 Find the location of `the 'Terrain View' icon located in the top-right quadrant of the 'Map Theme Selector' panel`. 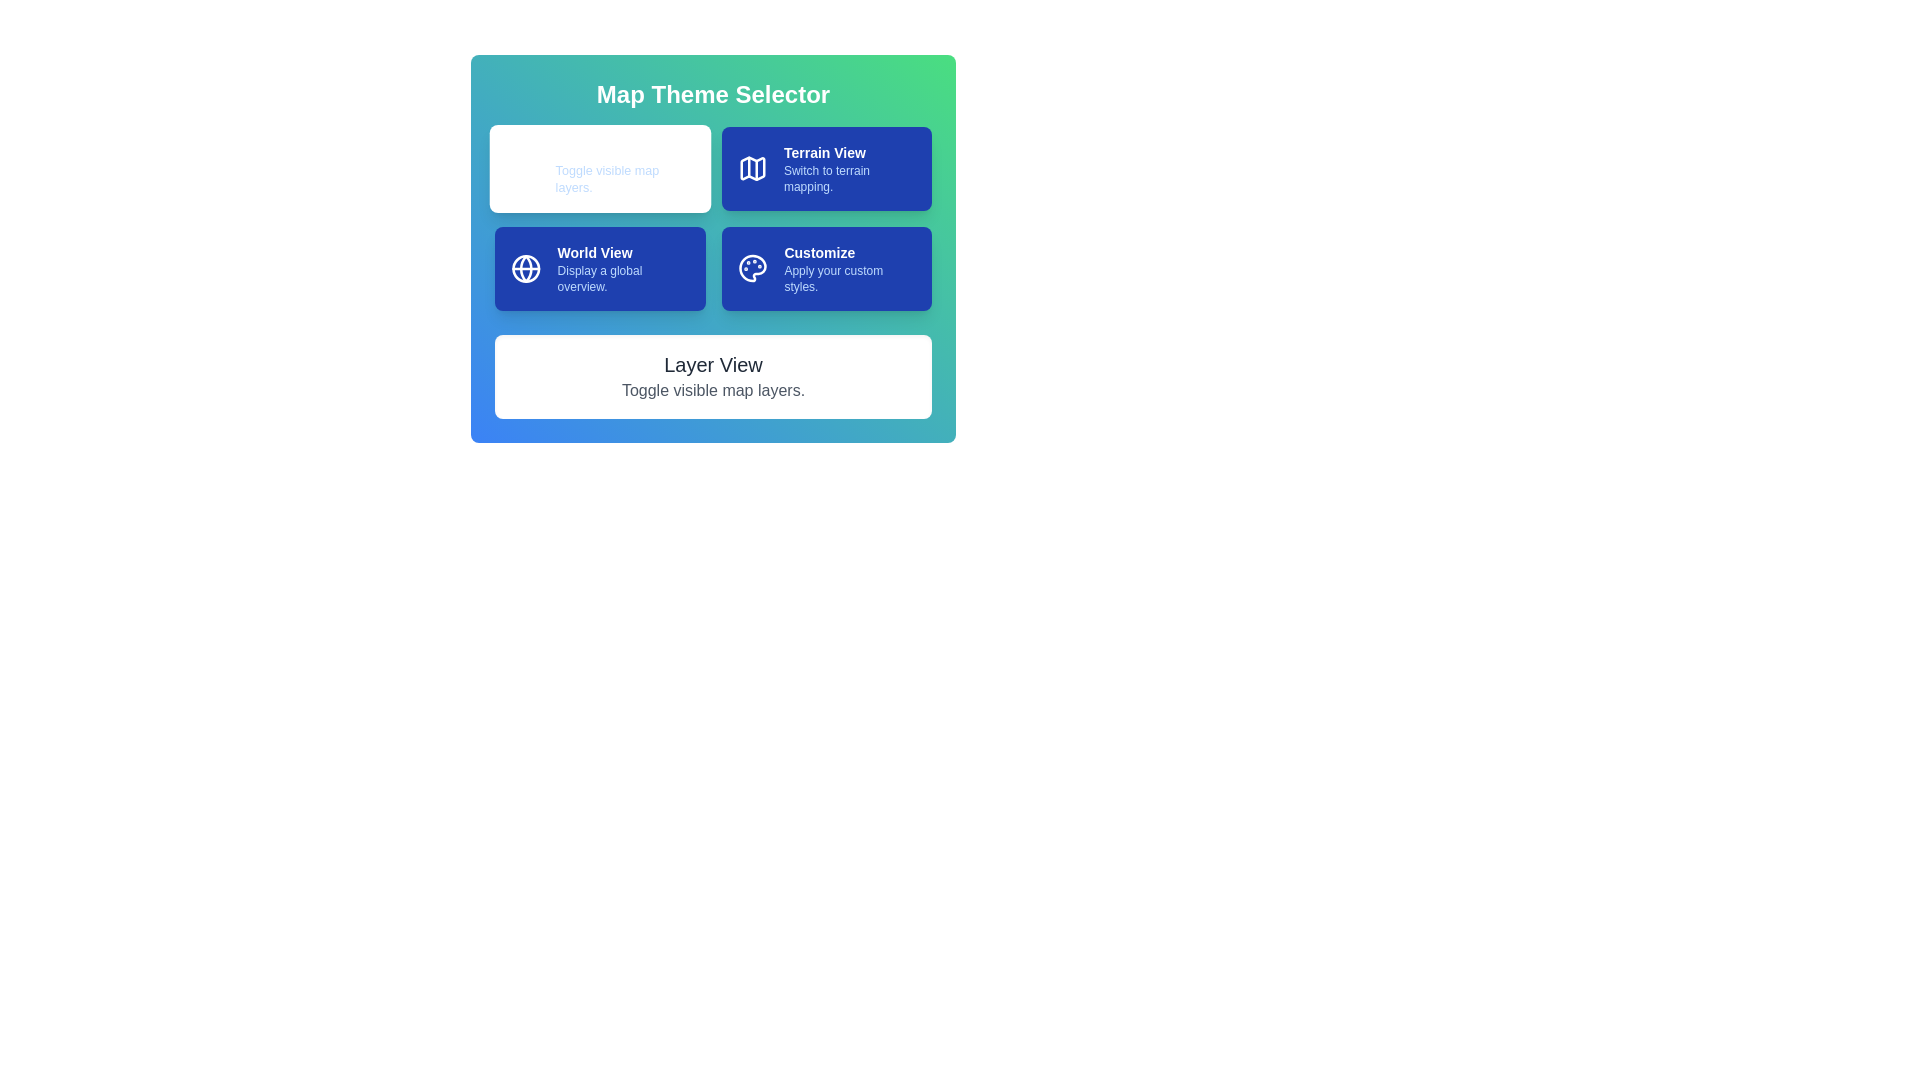

the 'Terrain View' icon located in the top-right quadrant of the 'Map Theme Selector' panel is located at coordinates (751, 168).